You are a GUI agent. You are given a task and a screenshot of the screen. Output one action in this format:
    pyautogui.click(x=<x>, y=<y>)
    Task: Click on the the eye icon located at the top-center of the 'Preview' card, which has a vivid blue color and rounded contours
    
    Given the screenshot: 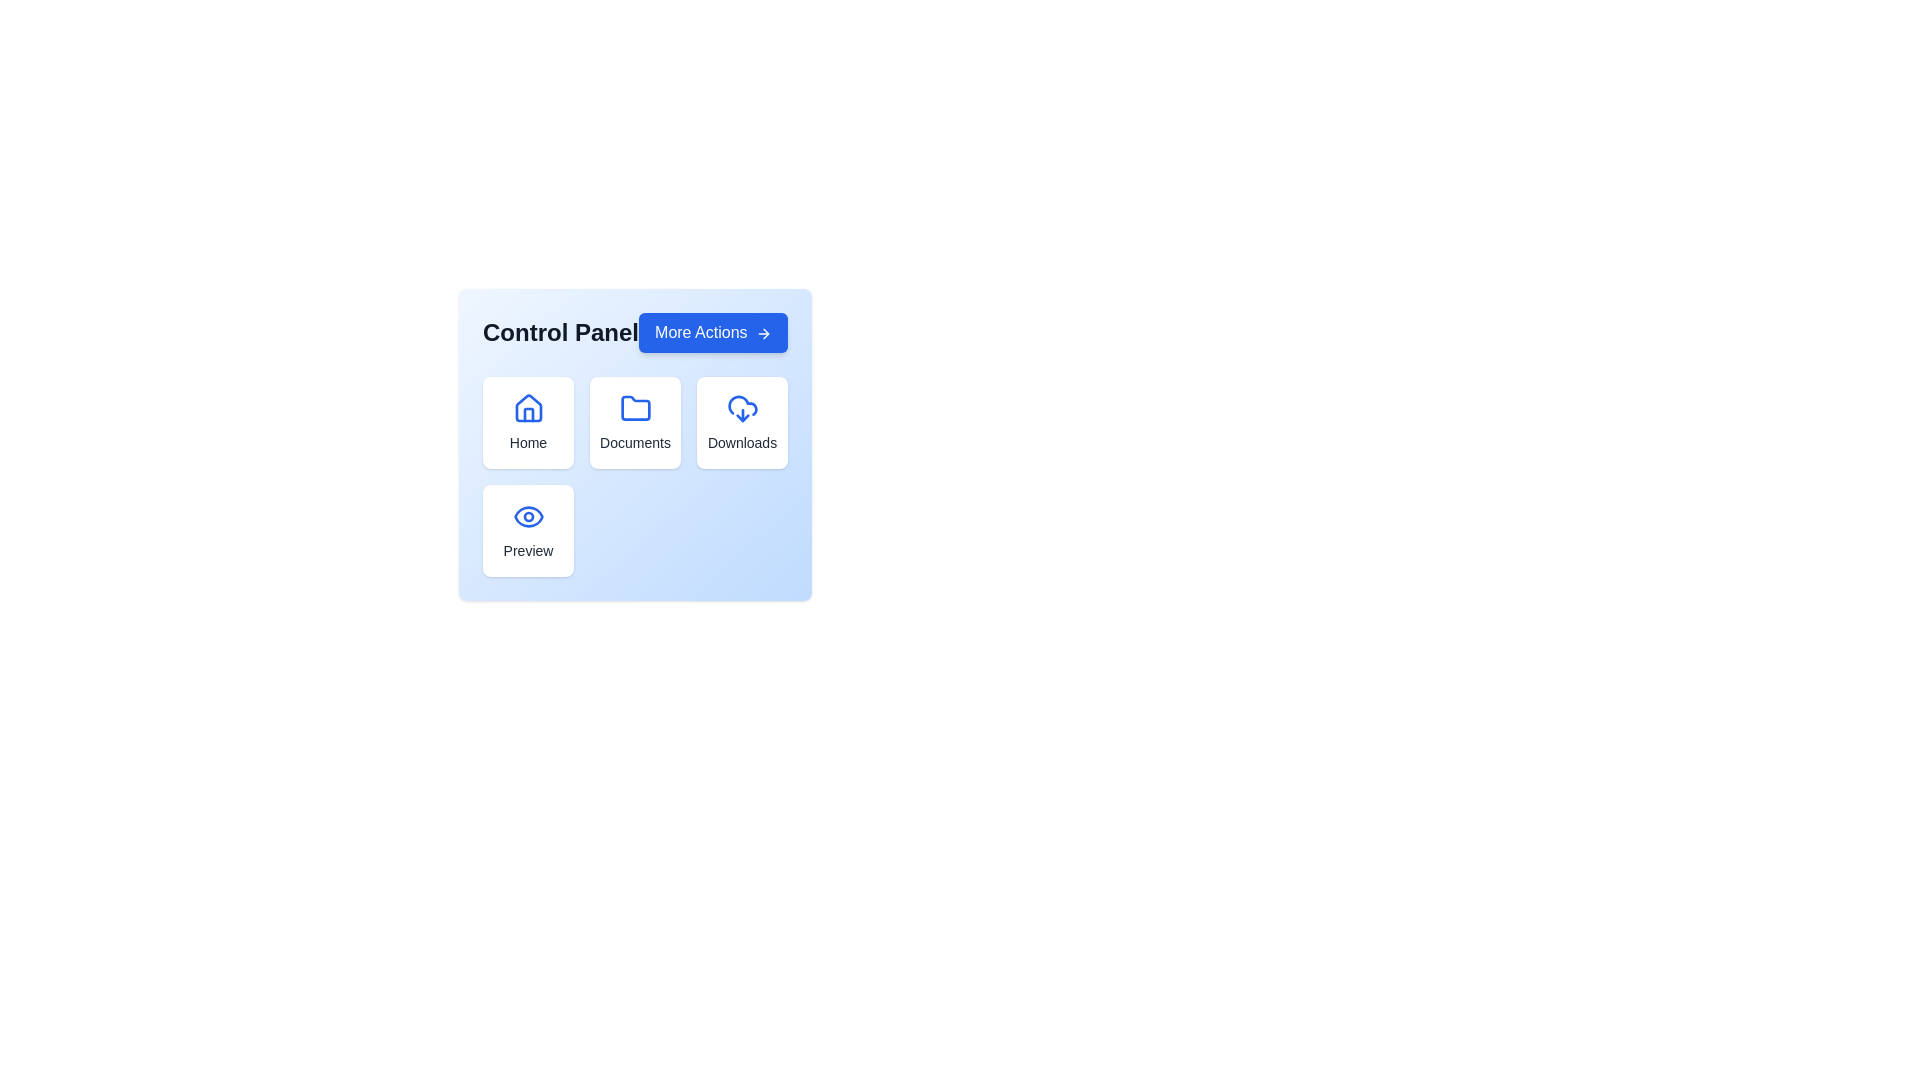 What is the action you would take?
    pyautogui.click(x=528, y=515)
    